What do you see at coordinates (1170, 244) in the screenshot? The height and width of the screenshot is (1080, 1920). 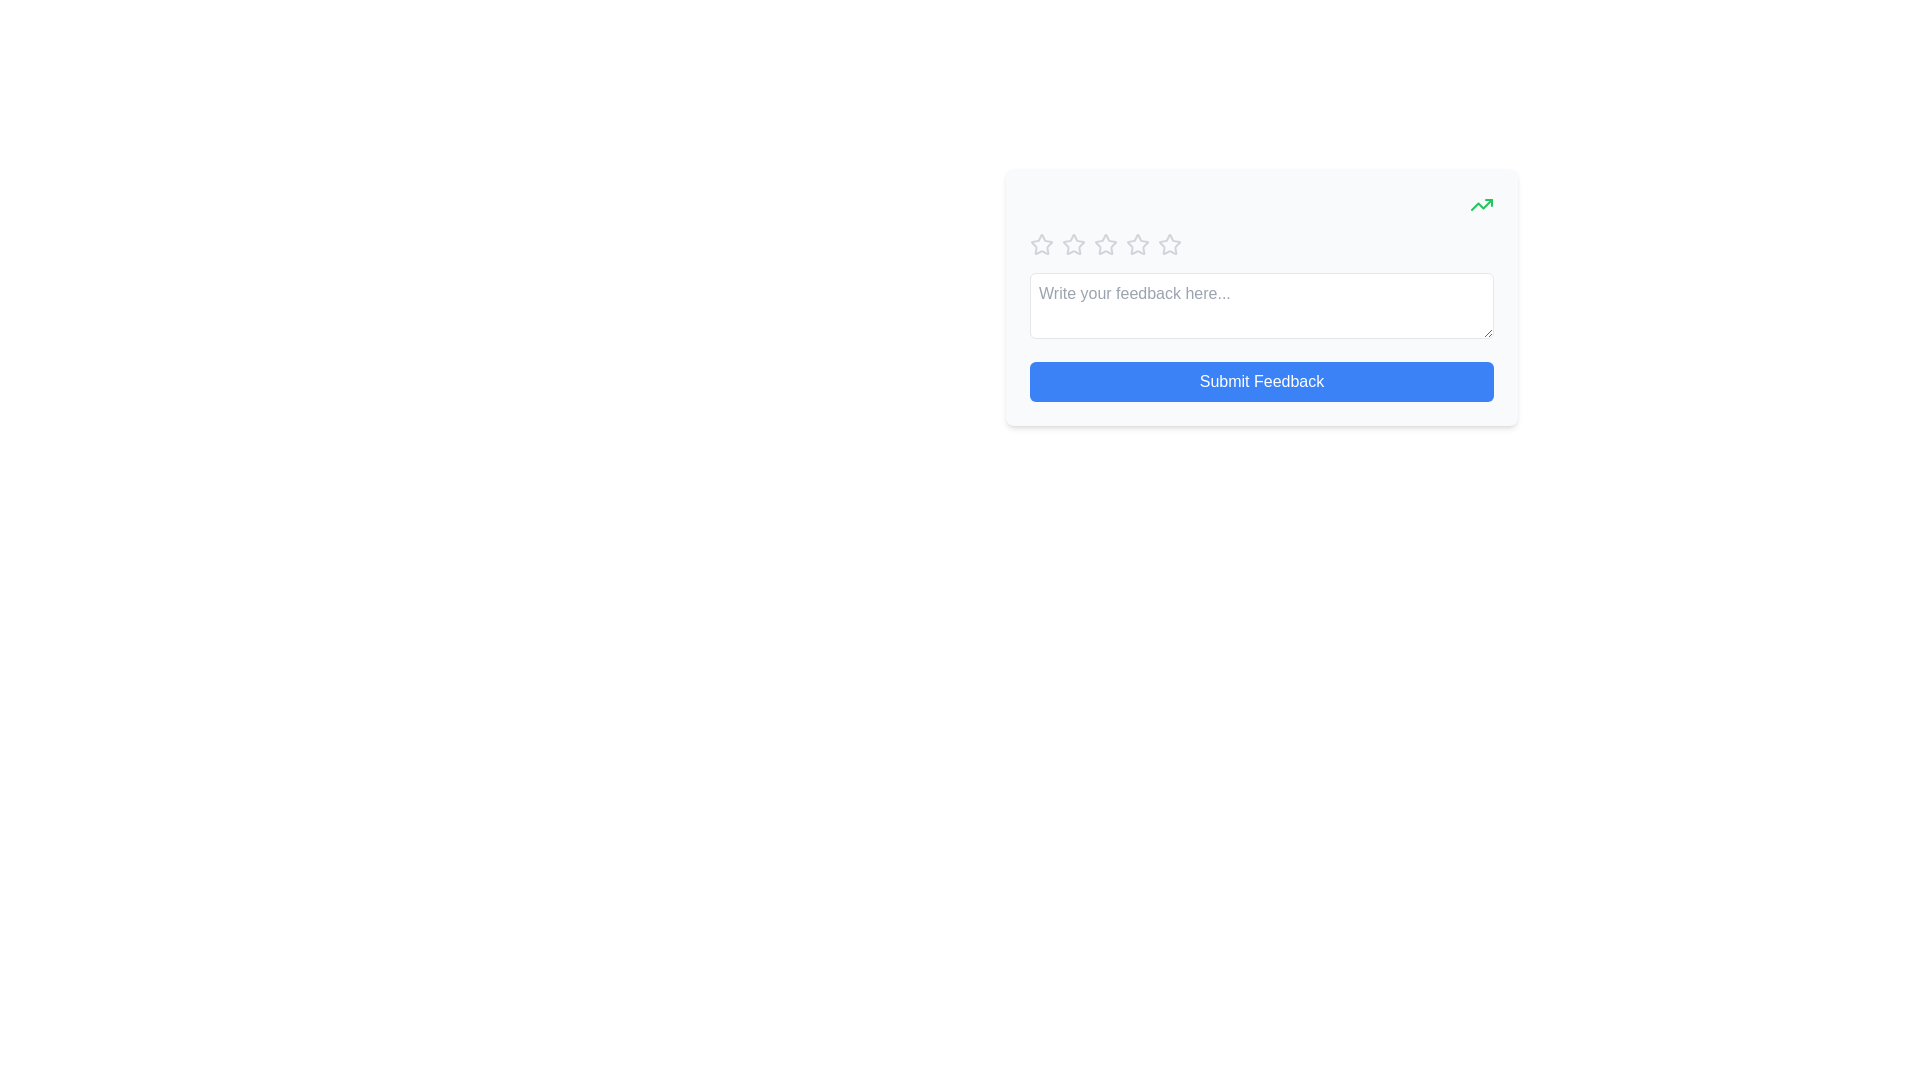 I see `the fifth rating star icon` at bounding box center [1170, 244].